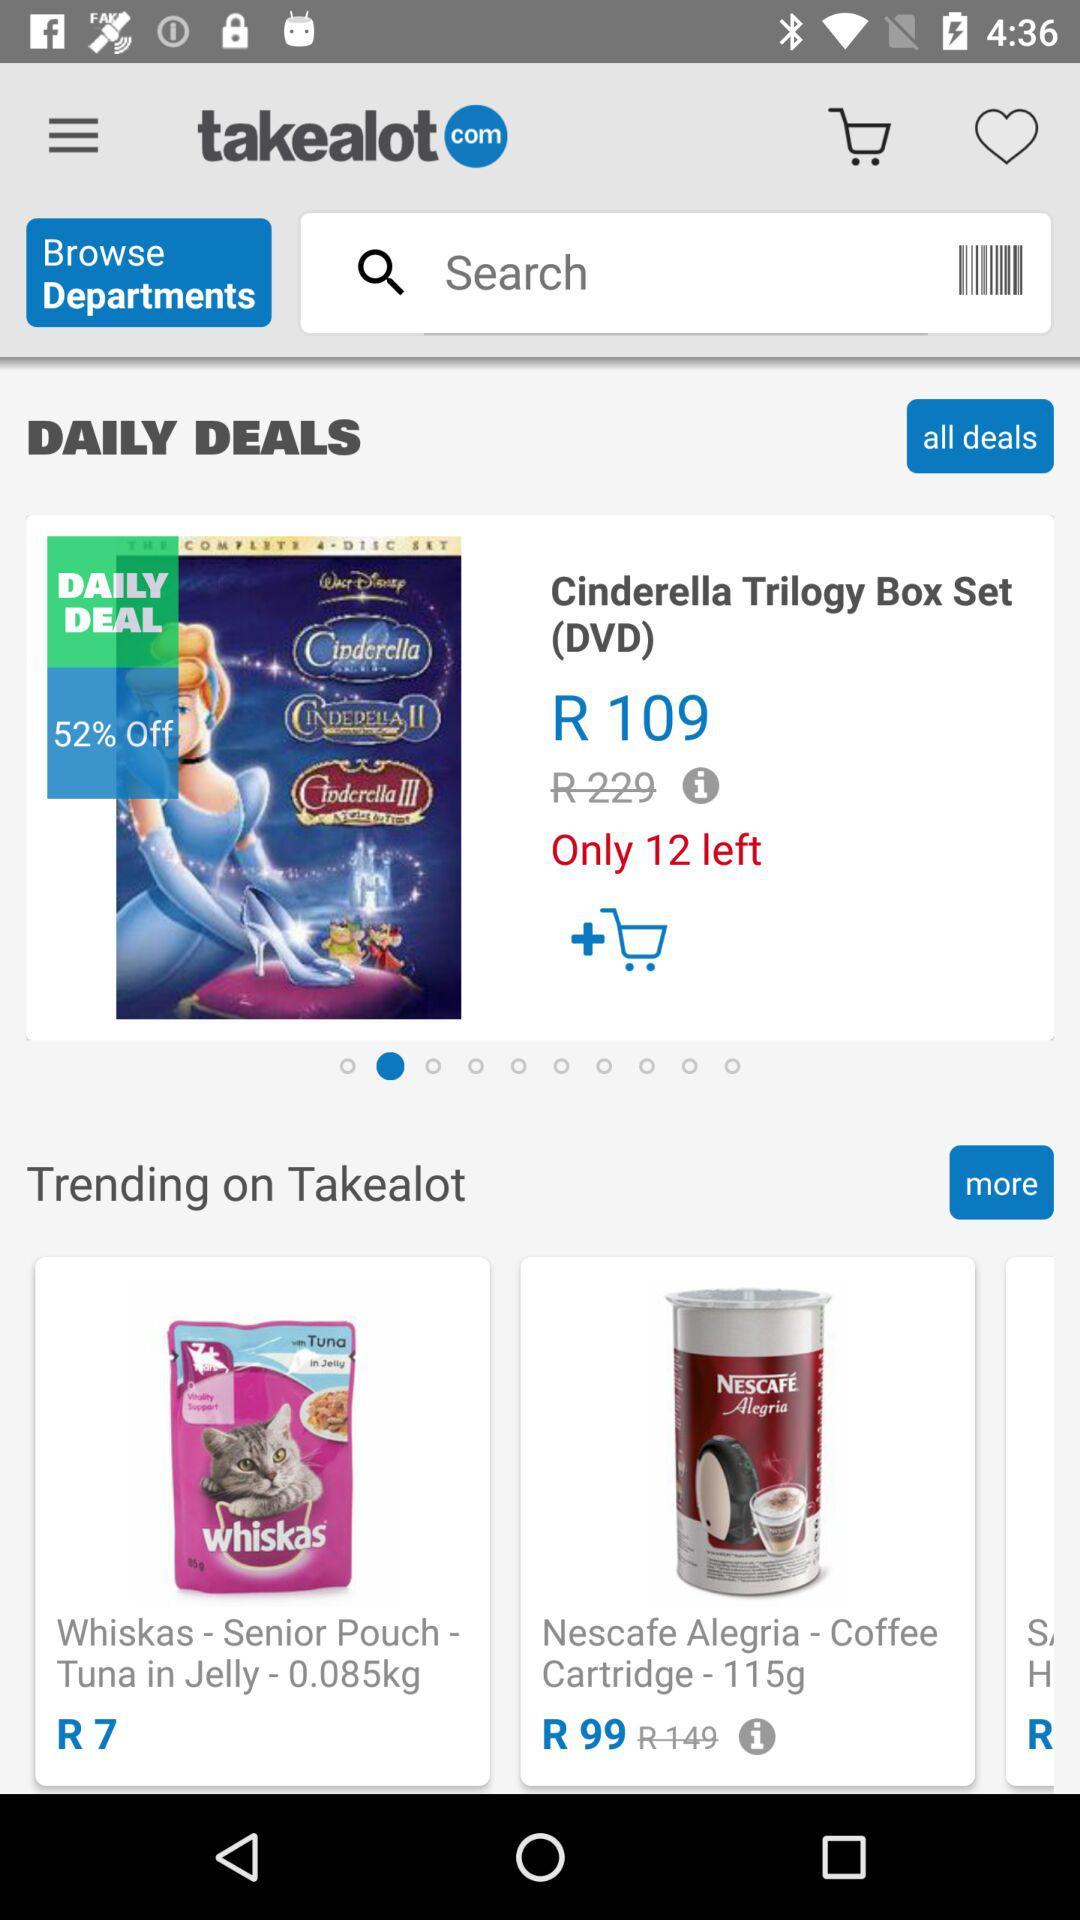 The height and width of the screenshot is (1920, 1080). Describe the element at coordinates (990, 271) in the screenshot. I see `the delete icon` at that location.